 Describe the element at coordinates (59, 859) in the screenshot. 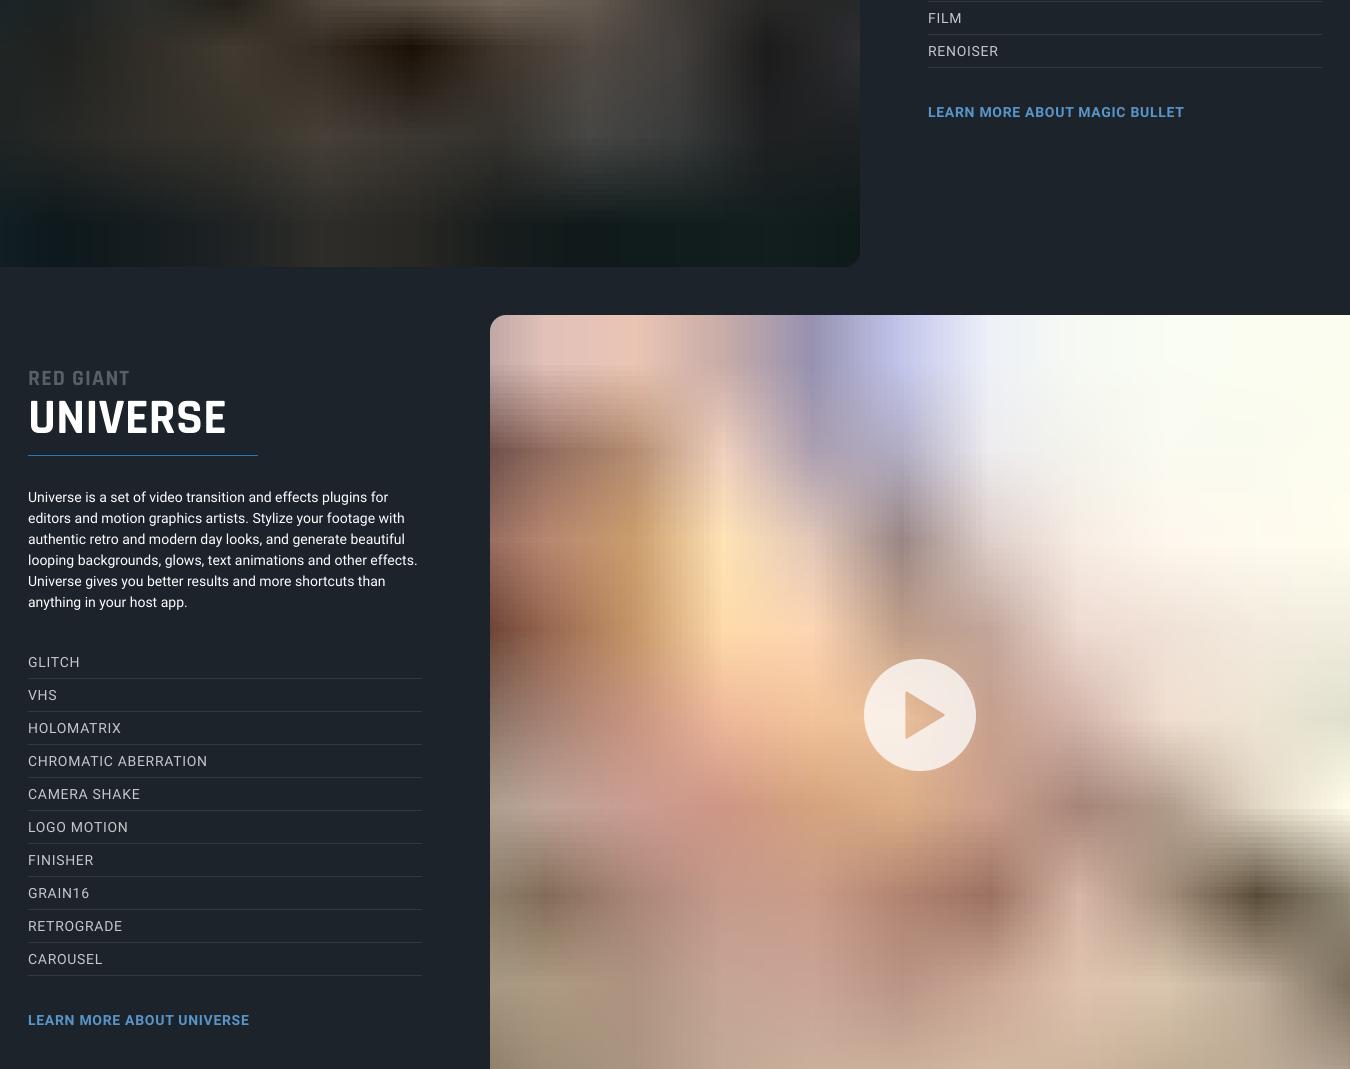

I see `'Finisher'` at that location.